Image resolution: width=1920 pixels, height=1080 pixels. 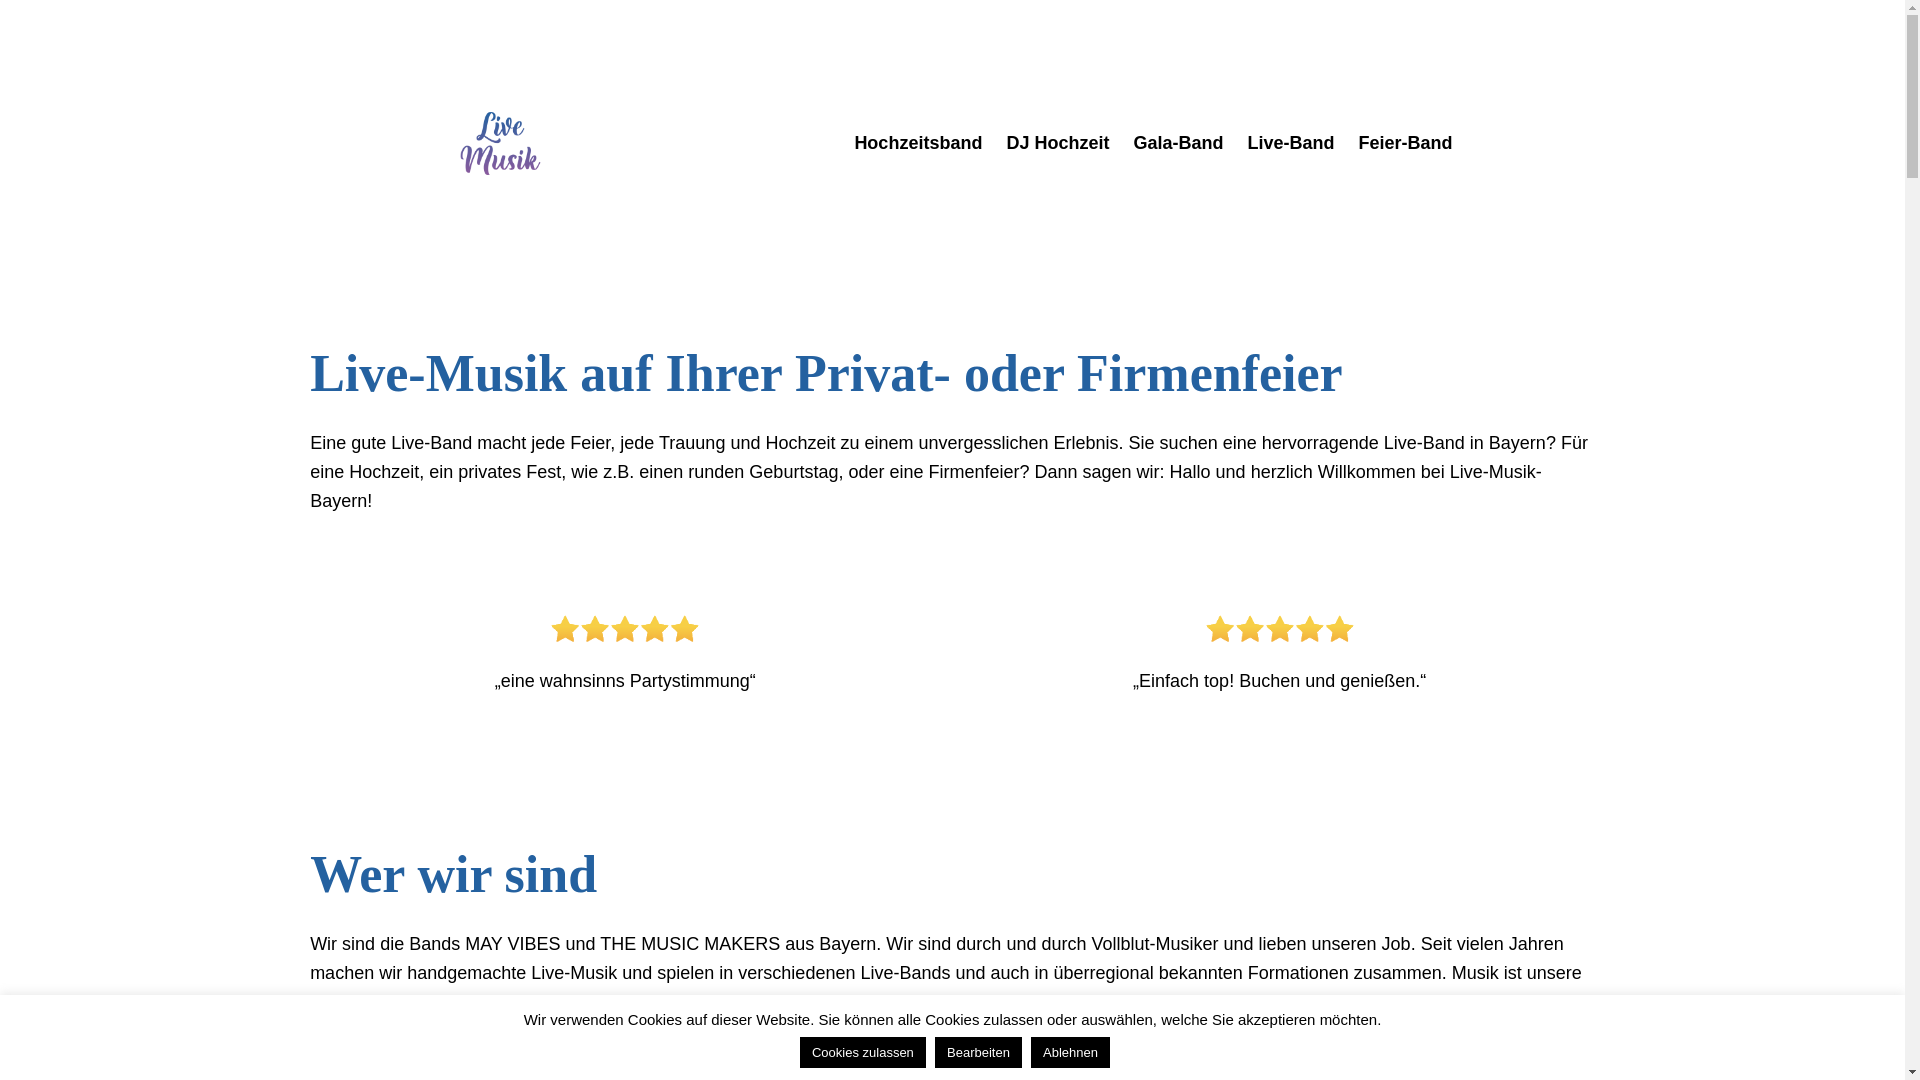 What do you see at coordinates (1290, 142) in the screenshot?
I see `'Live-Band'` at bounding box center [1290, 142].